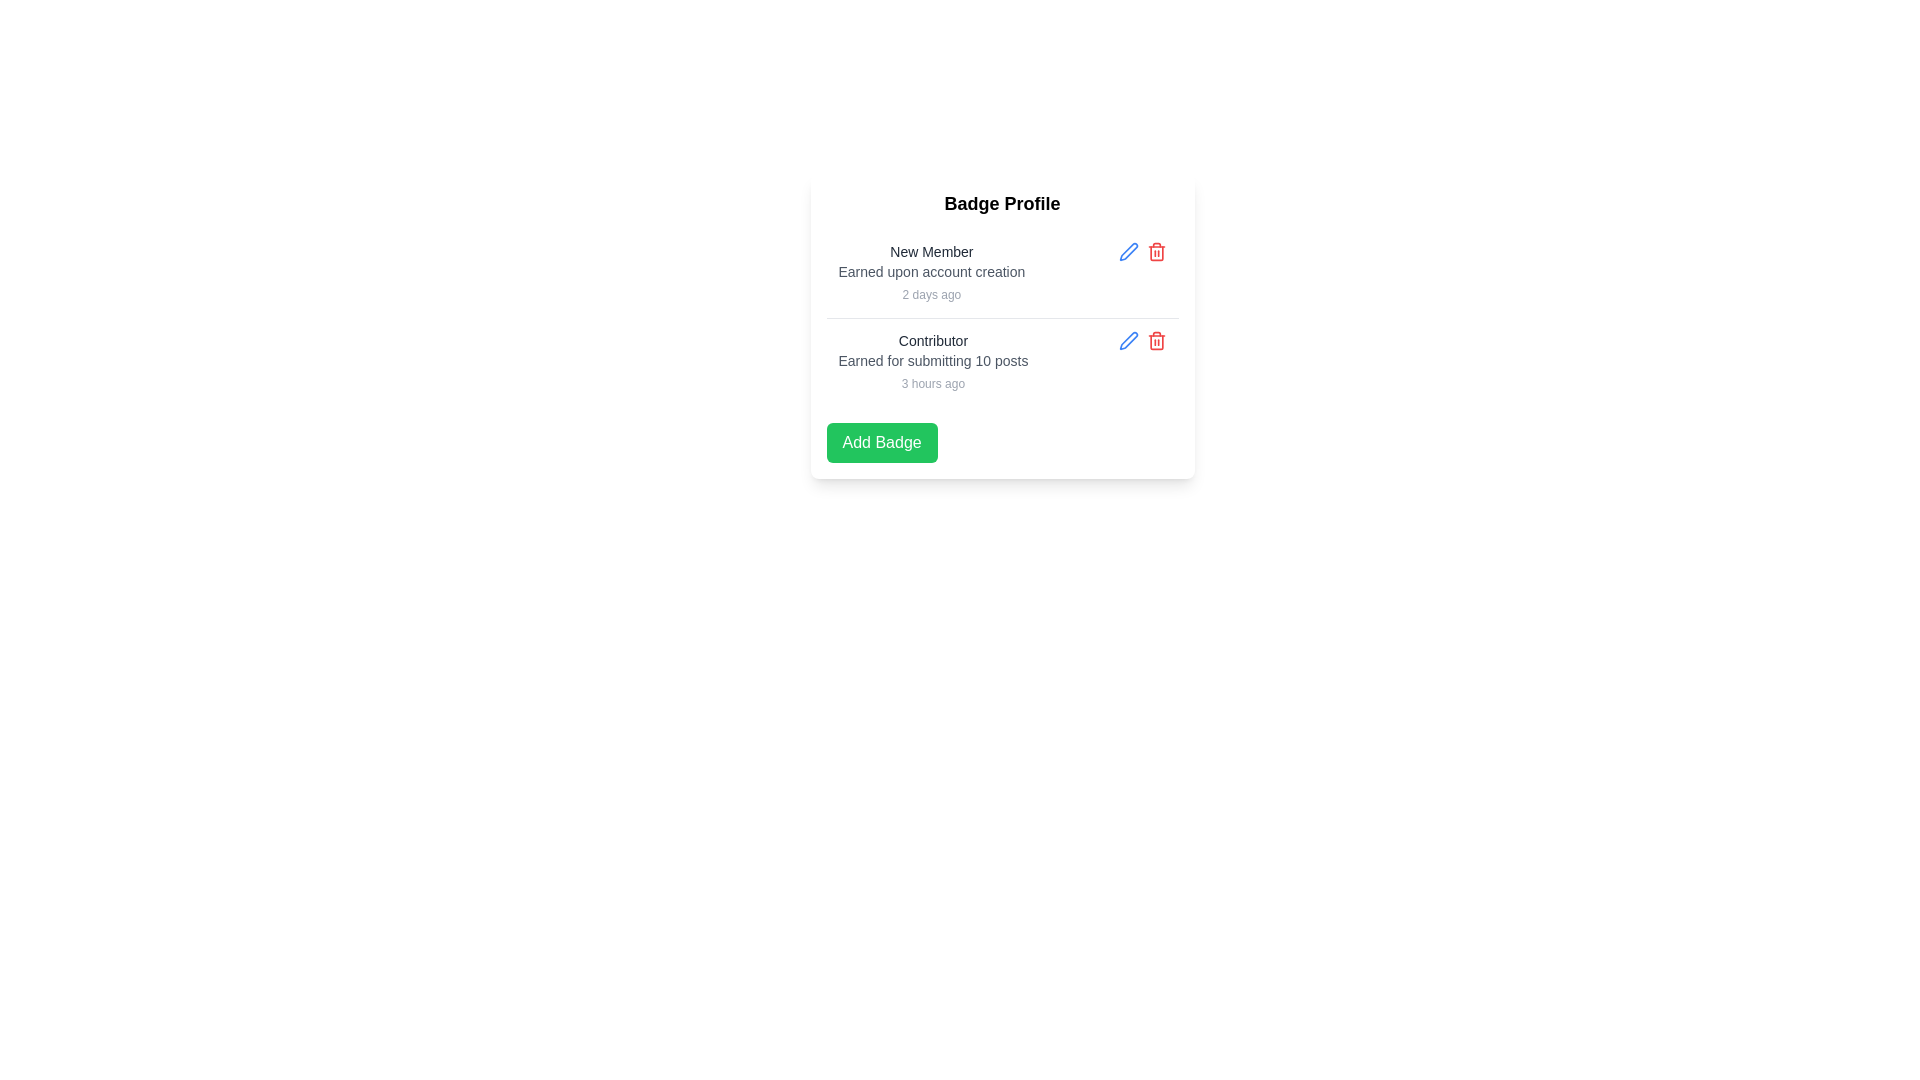 This screenshot has height=1080, width=1920. Describe the element at coordinates (932, 362) in the screenshot. I see `the textual description block that indicates the contributor's status, which includes the text 'Contributor', 'Earned for submitting 10 posts', and '3 hours ago'. This block is located in the second row of the Badge Profile content, below the 'New Member' badge entry, and is centrally aligned` at that location.